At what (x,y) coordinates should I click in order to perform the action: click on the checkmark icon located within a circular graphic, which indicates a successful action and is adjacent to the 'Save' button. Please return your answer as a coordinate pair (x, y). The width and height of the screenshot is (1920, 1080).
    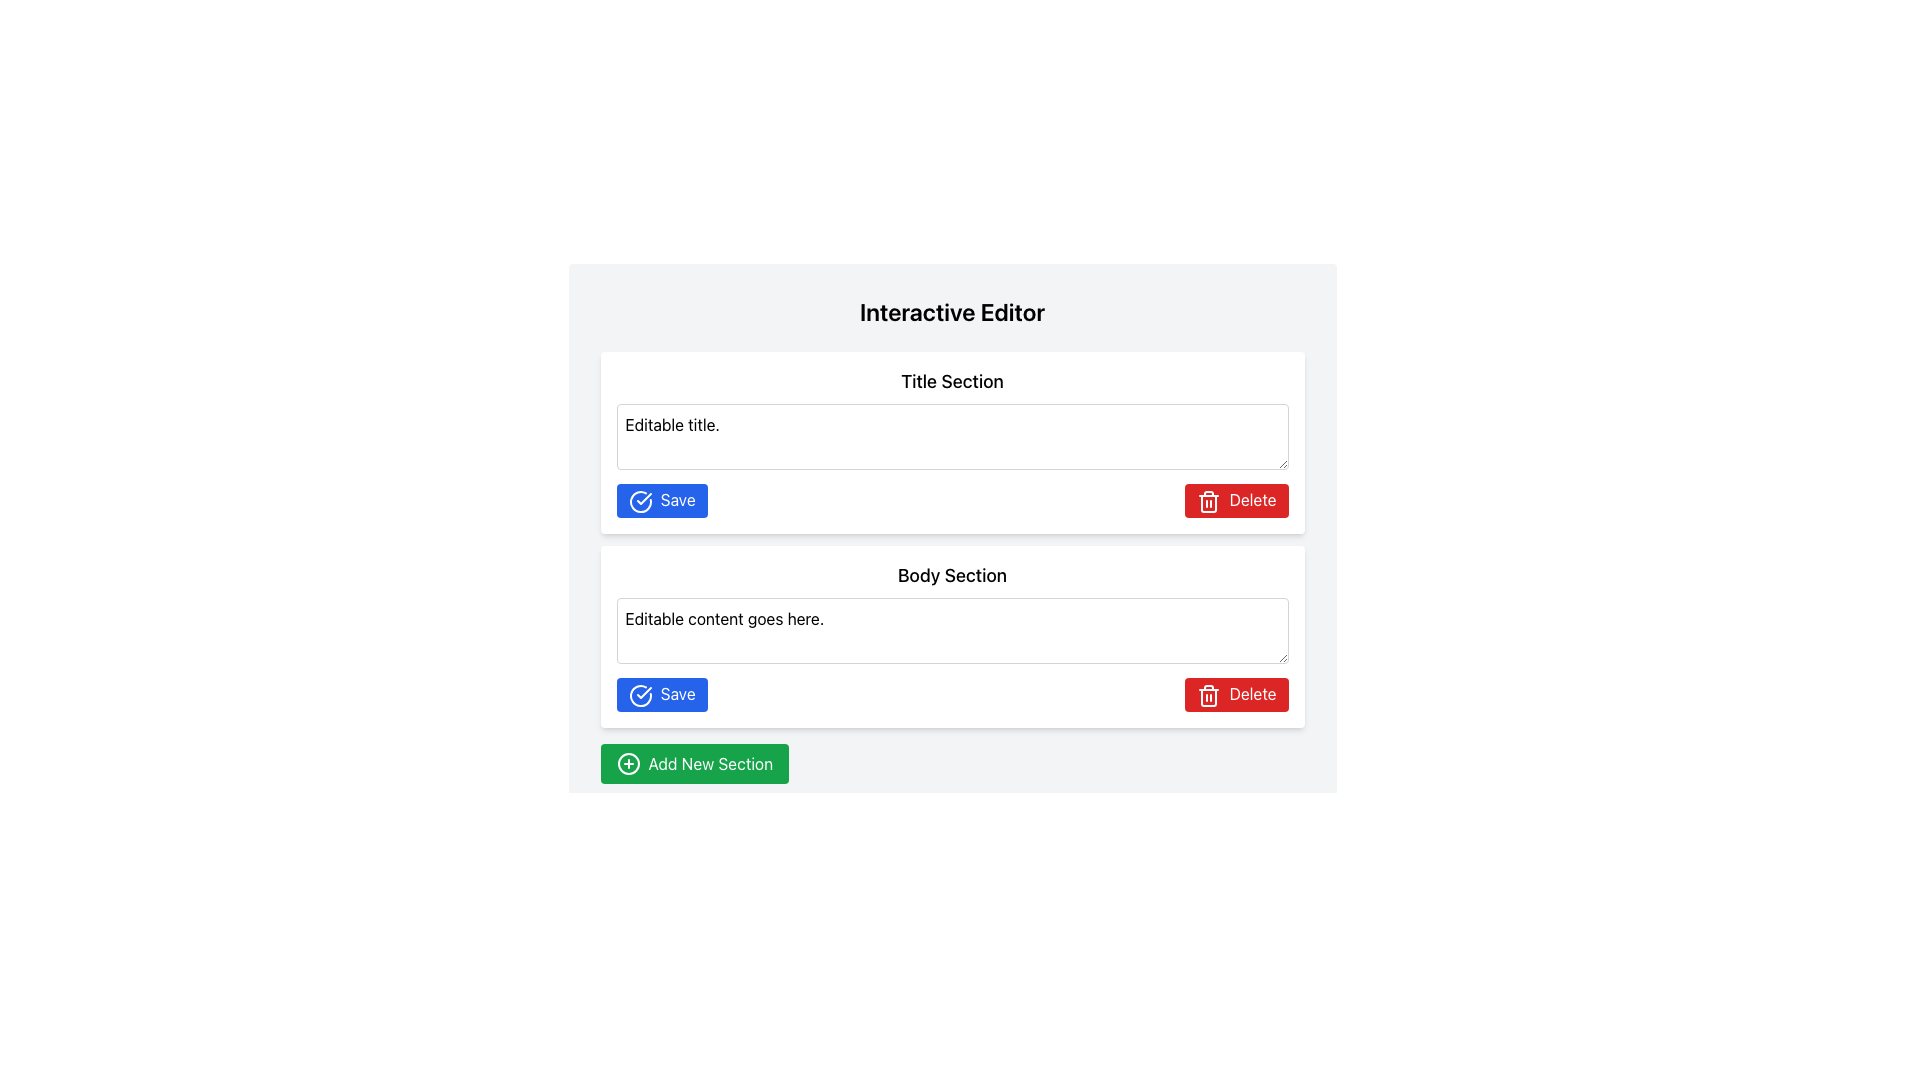
    Looking at the image, I should click on (643, 690).